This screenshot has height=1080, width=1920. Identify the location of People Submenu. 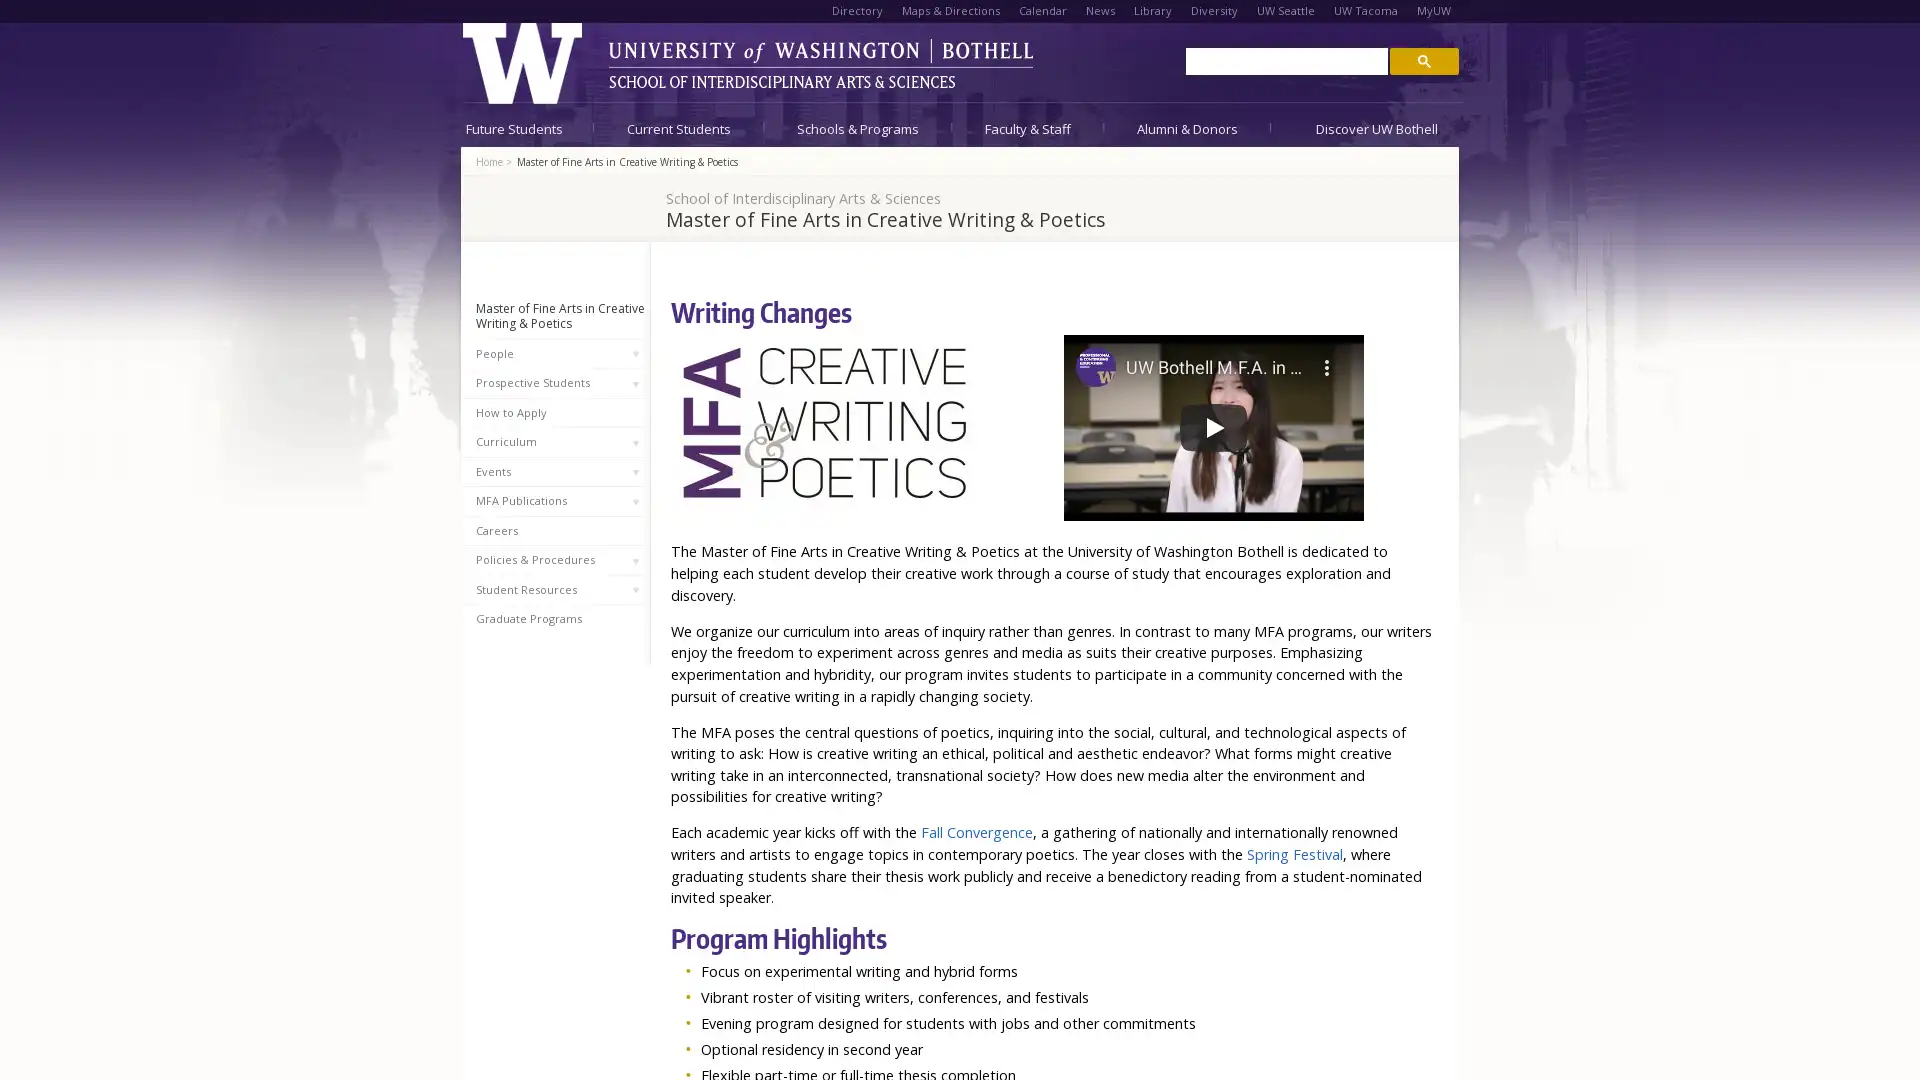
(635, 353).